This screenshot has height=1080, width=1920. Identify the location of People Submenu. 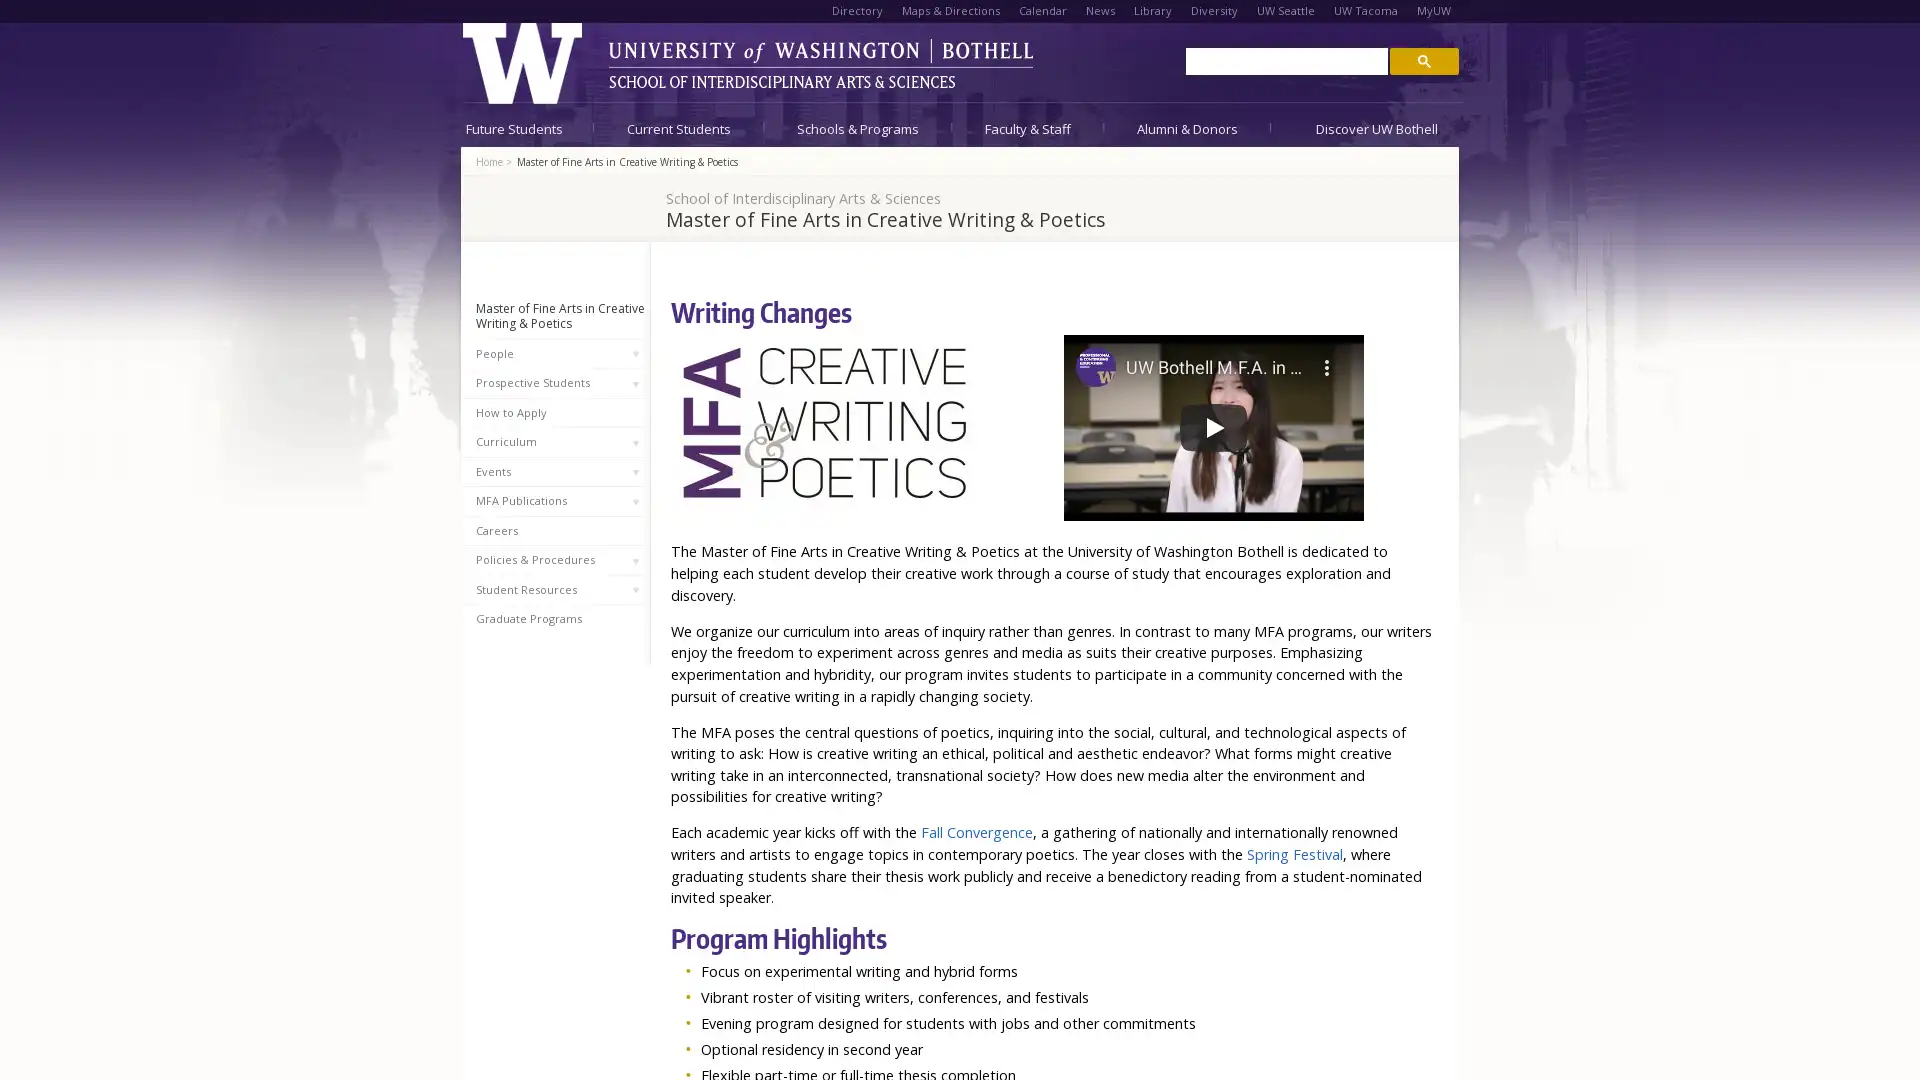
(635, 353).